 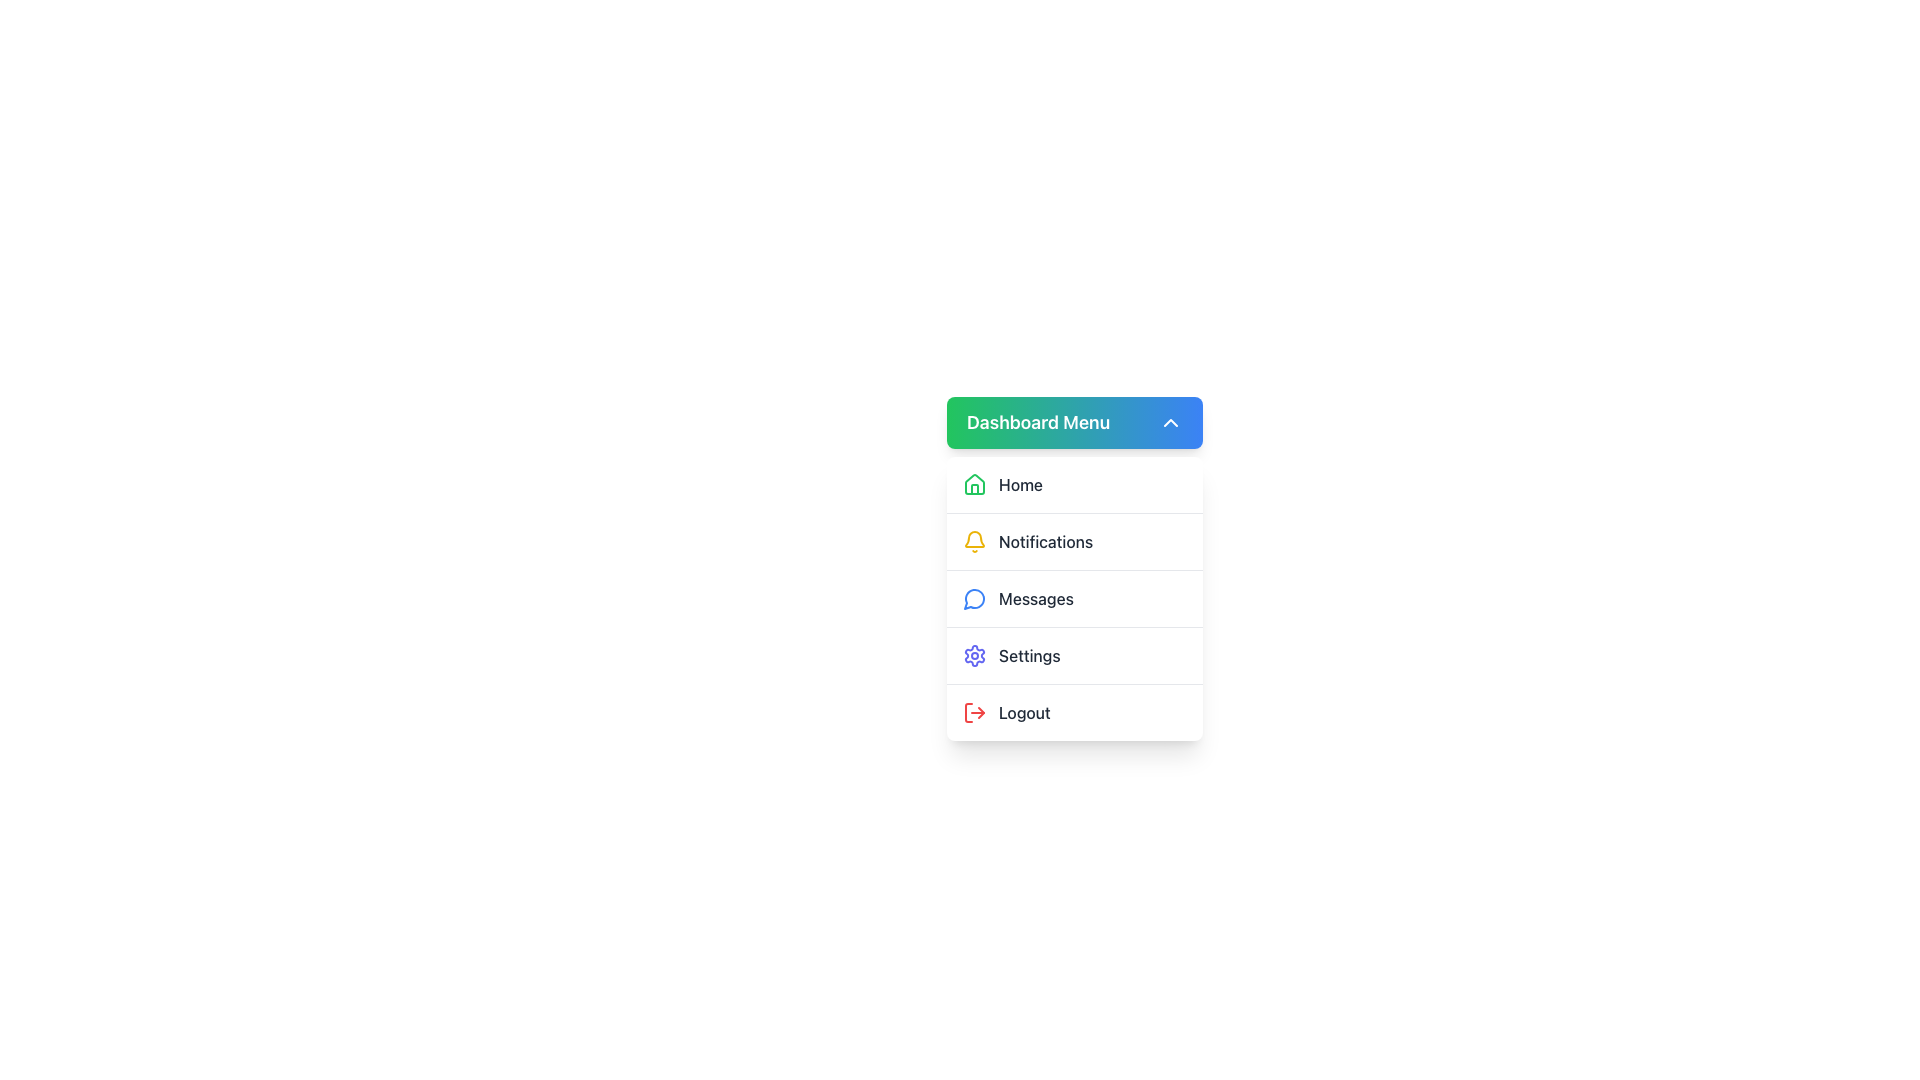 I want to click on the static text label in the 'Dashboard Menu', so click(x=1029, y=655).